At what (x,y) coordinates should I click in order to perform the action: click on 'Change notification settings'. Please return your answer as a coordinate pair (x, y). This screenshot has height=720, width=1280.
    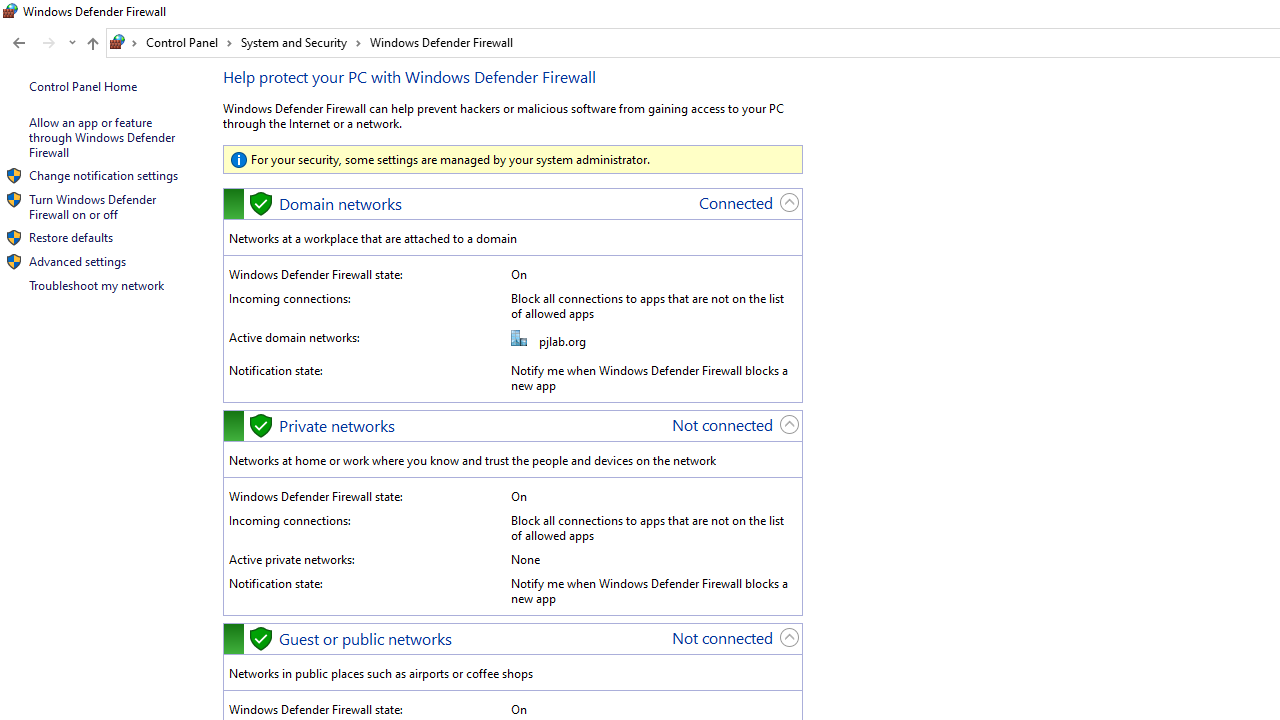
    Looking at the image, I should click on (102, 174).